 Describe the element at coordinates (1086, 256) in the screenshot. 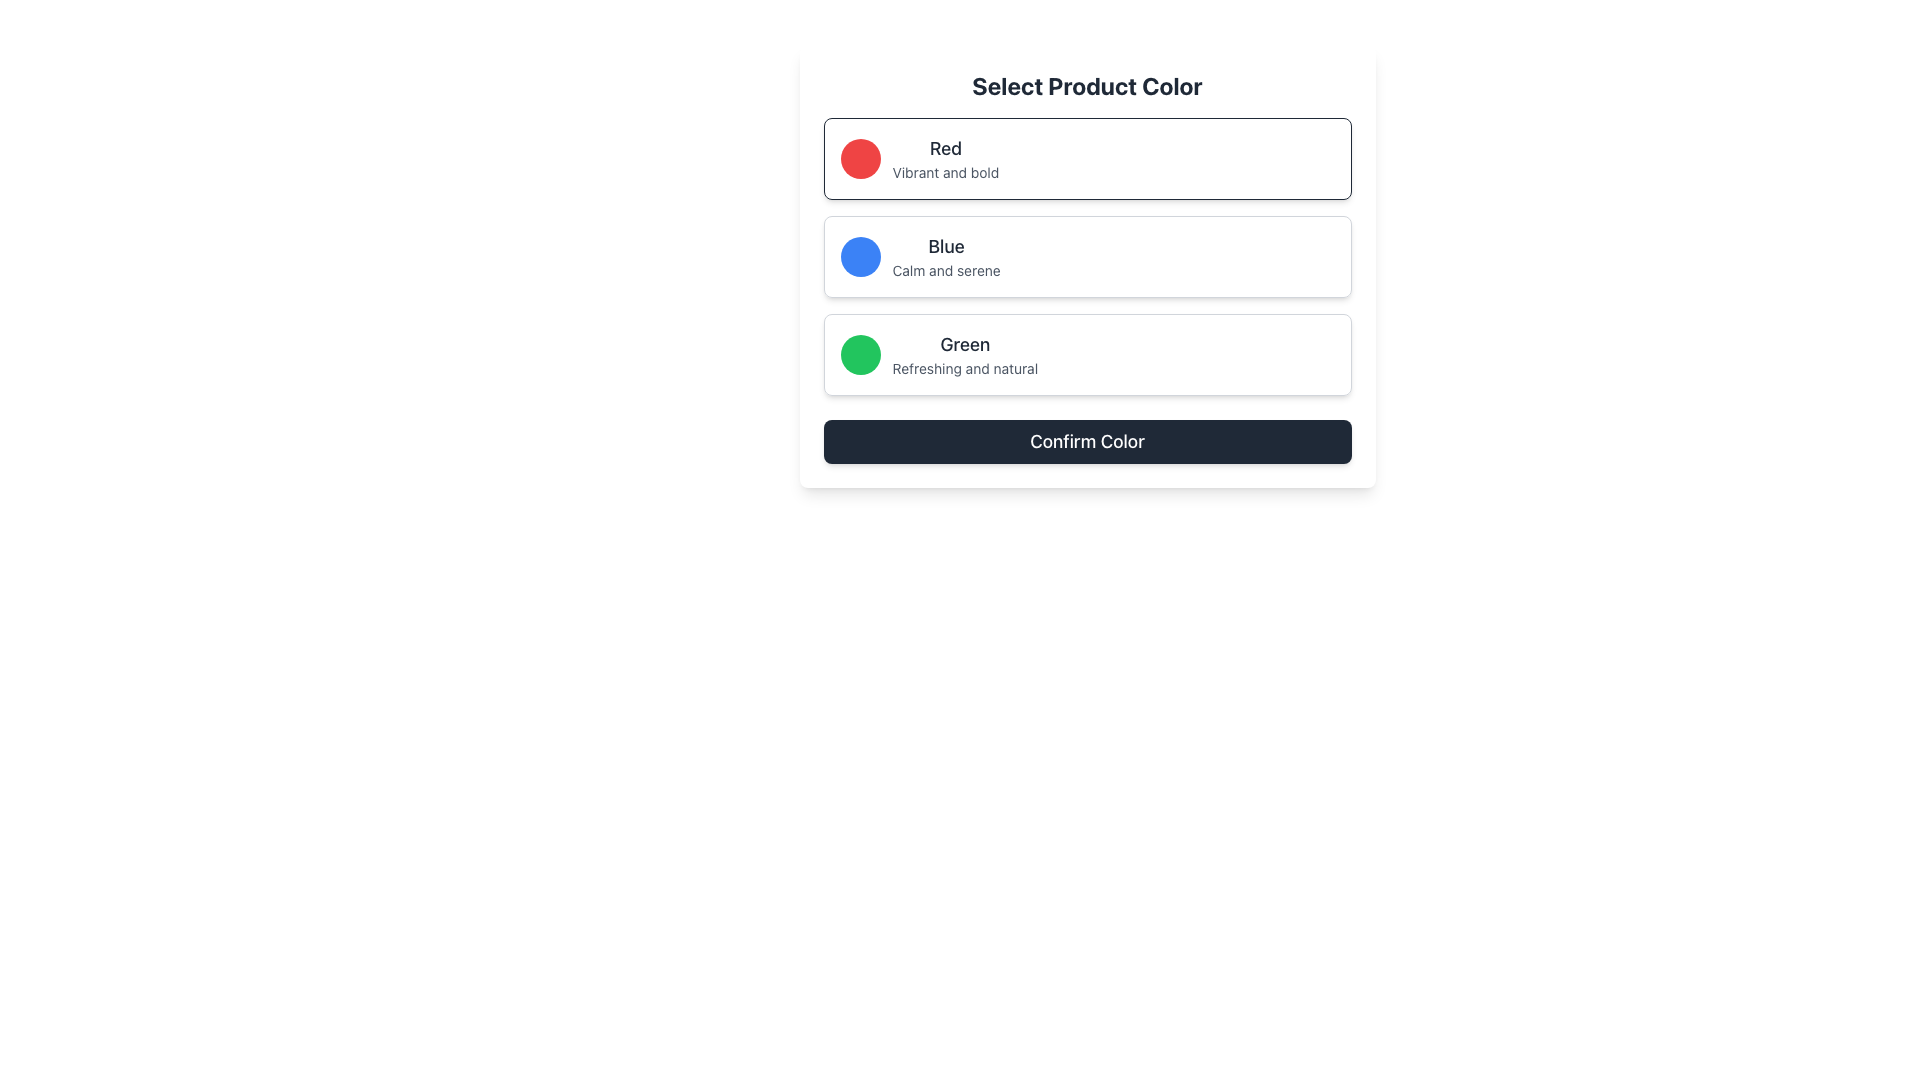

I see `the second button in the color selection list` at that location.